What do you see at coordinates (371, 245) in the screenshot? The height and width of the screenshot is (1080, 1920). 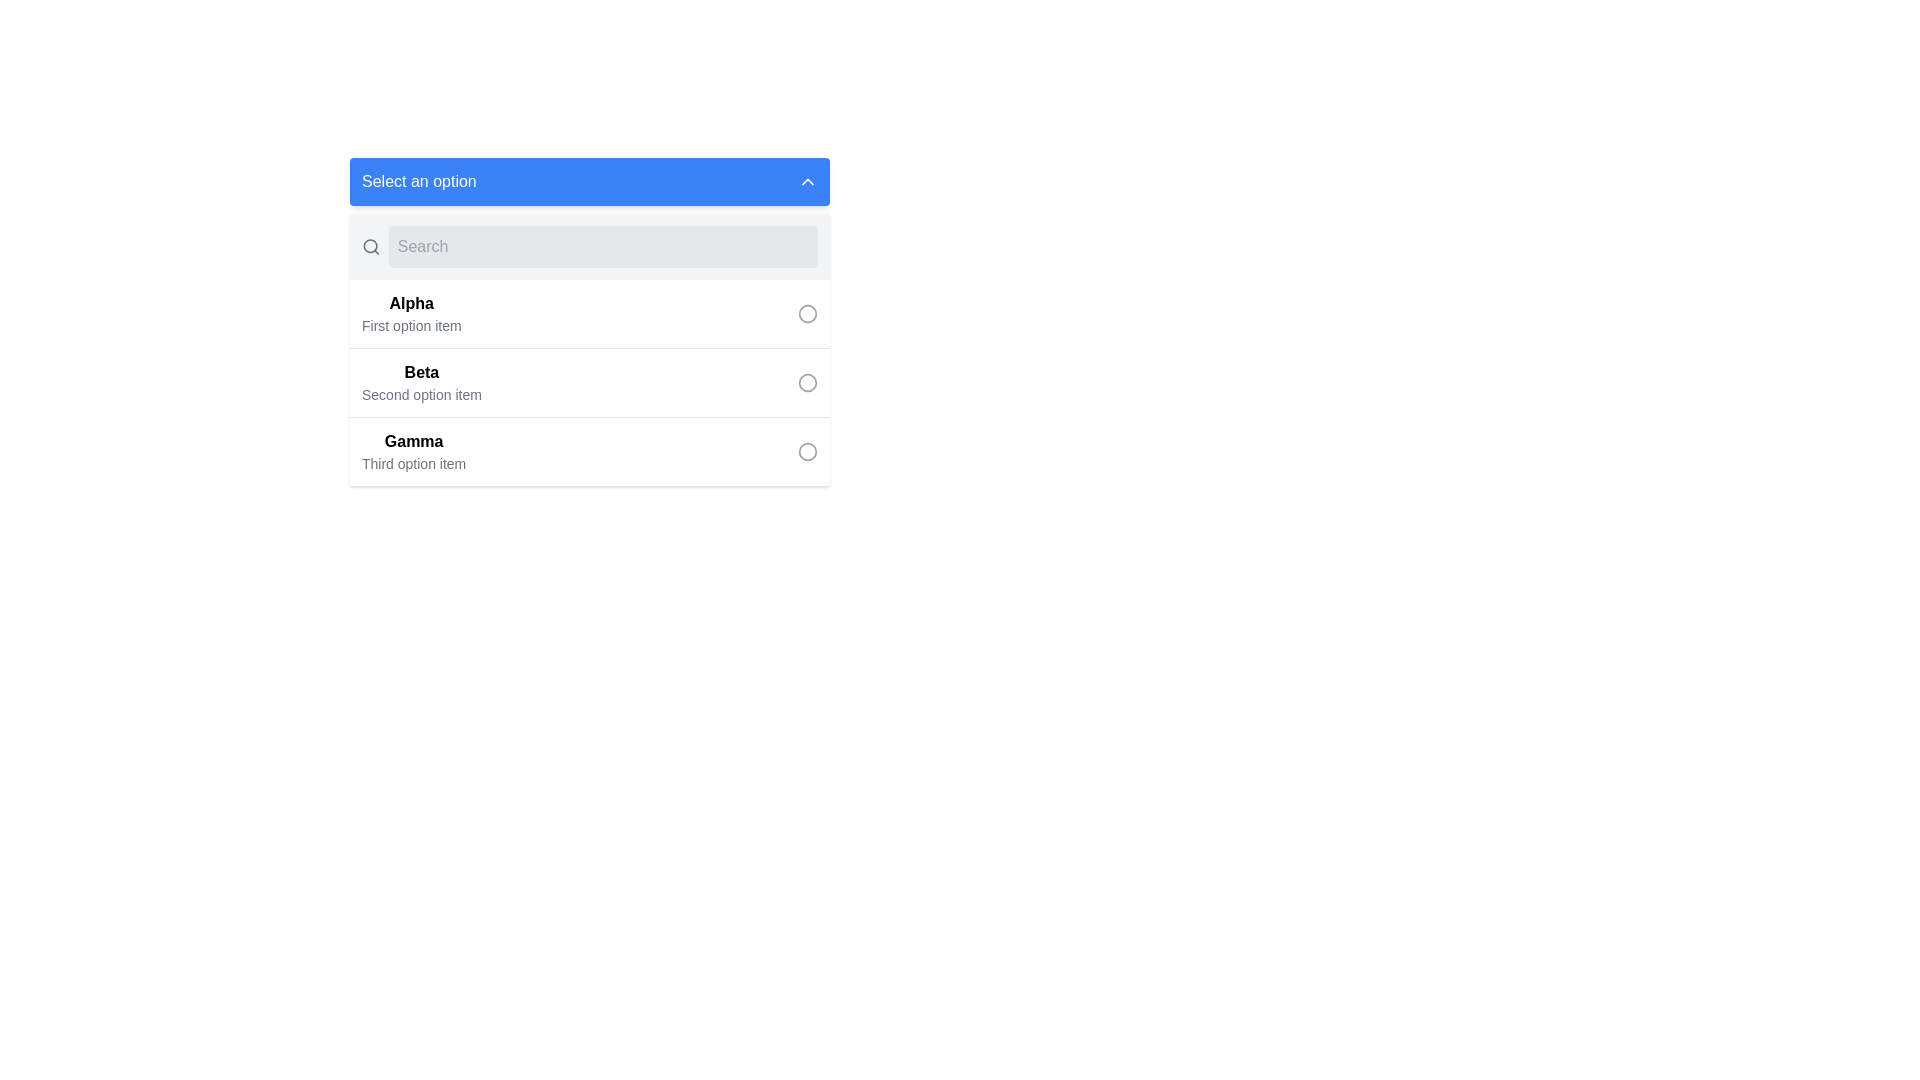 I see `the search functionality icon located to the left of the search input field in the top central section of the interface` at bounding box center [371, 245].